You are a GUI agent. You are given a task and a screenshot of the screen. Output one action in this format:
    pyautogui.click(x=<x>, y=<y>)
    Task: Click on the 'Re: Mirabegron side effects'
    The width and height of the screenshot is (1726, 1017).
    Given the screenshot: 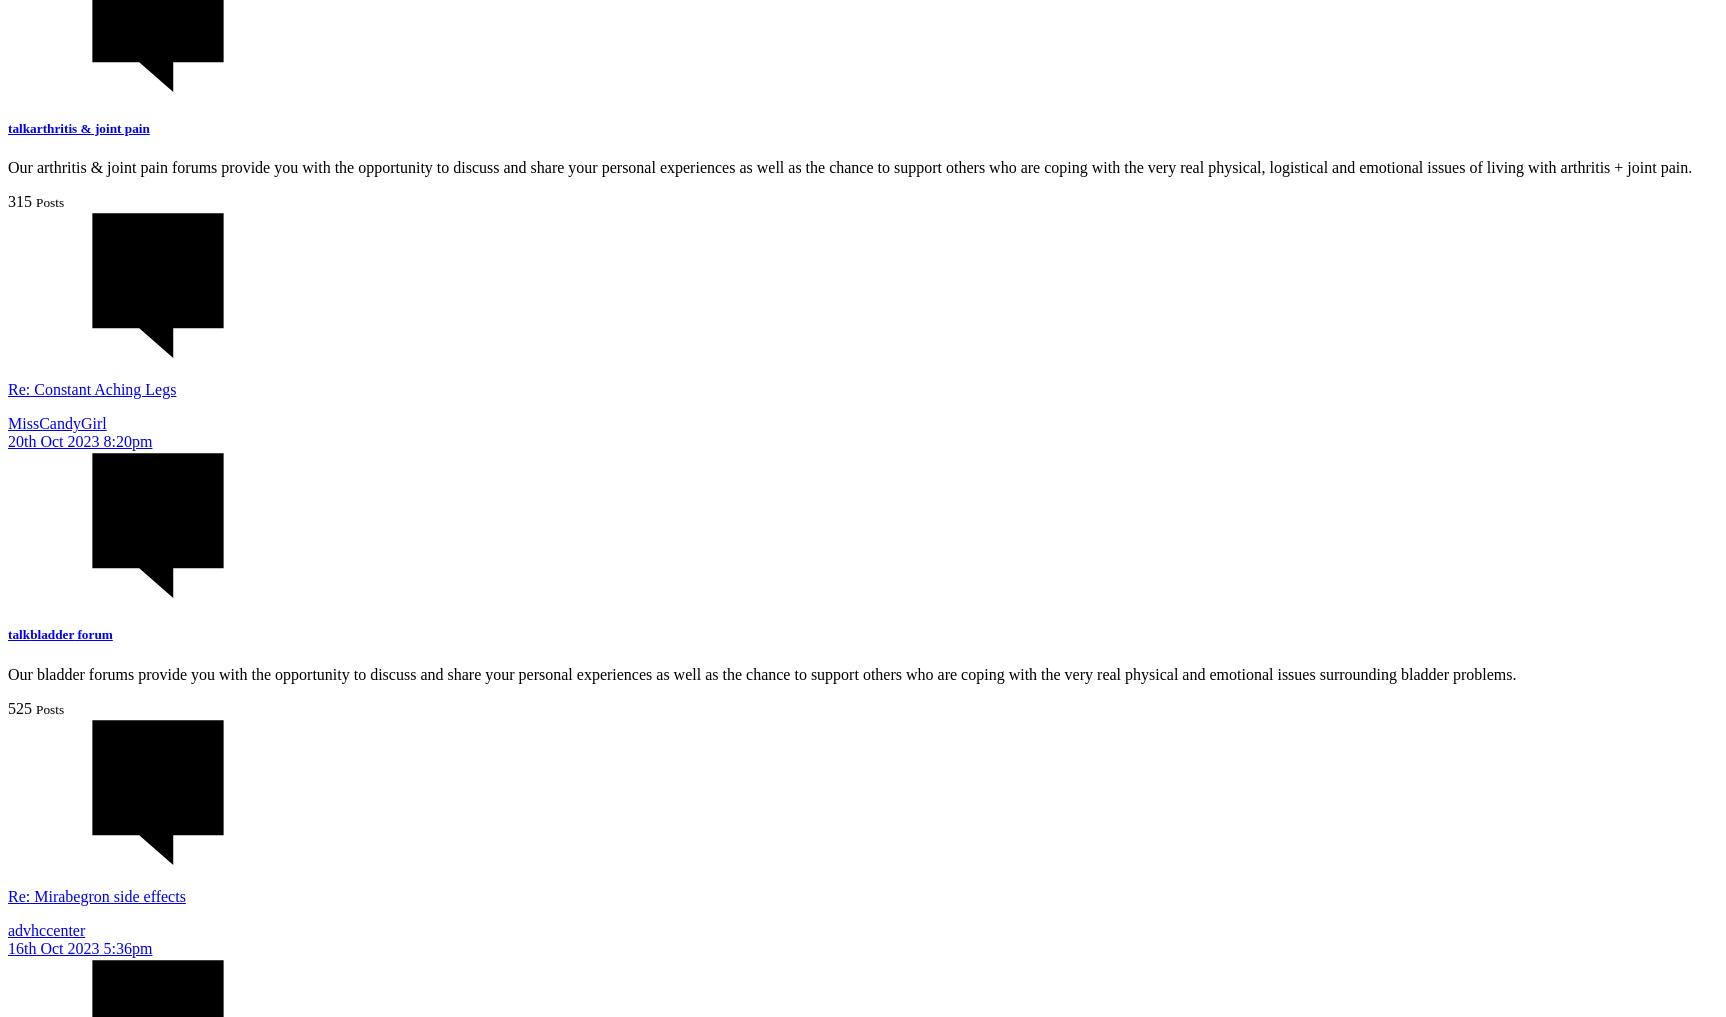 What is the action you would take?
    pyautogui.click(x=95, y=895)
    